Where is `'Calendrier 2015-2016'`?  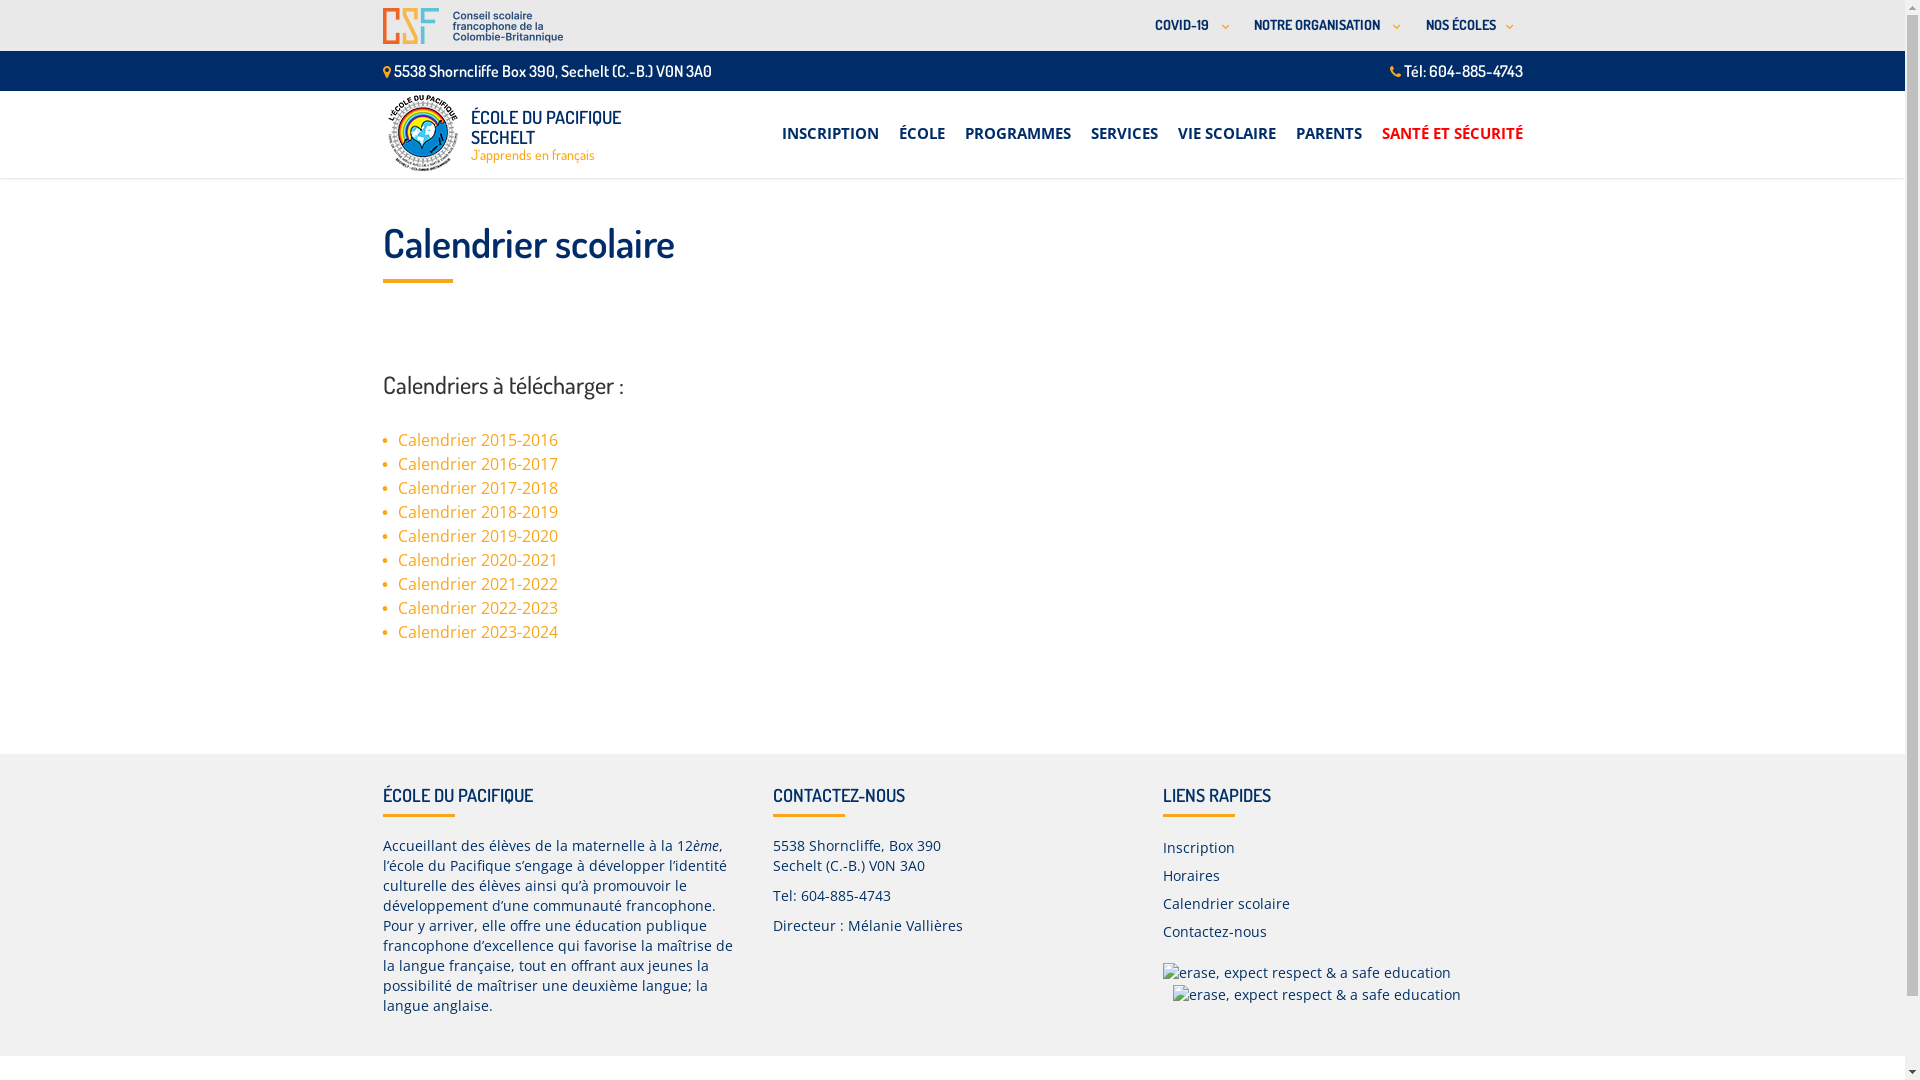 'Calendrier 2015-2016' is located at coordinates (477, 438).